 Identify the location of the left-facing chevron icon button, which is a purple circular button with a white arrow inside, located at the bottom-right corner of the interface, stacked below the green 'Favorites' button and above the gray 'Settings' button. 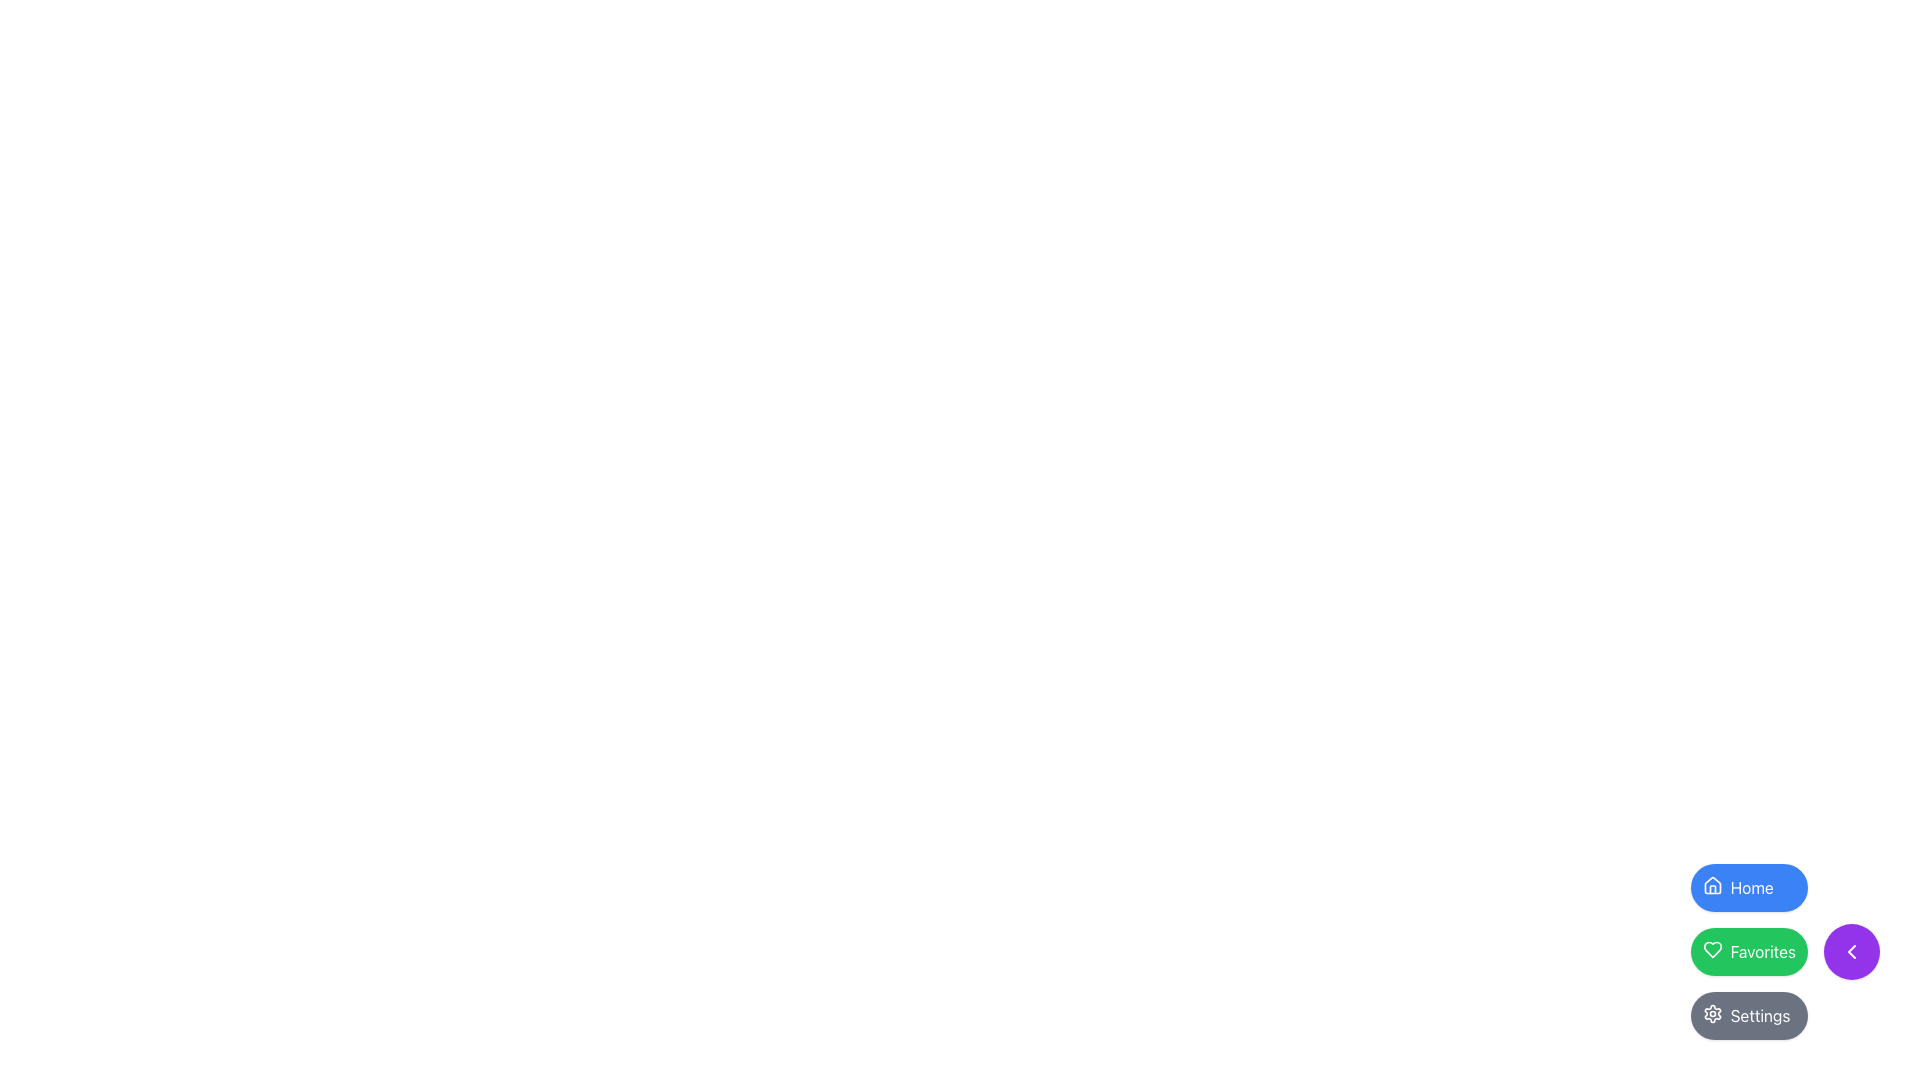
(1851, 951).